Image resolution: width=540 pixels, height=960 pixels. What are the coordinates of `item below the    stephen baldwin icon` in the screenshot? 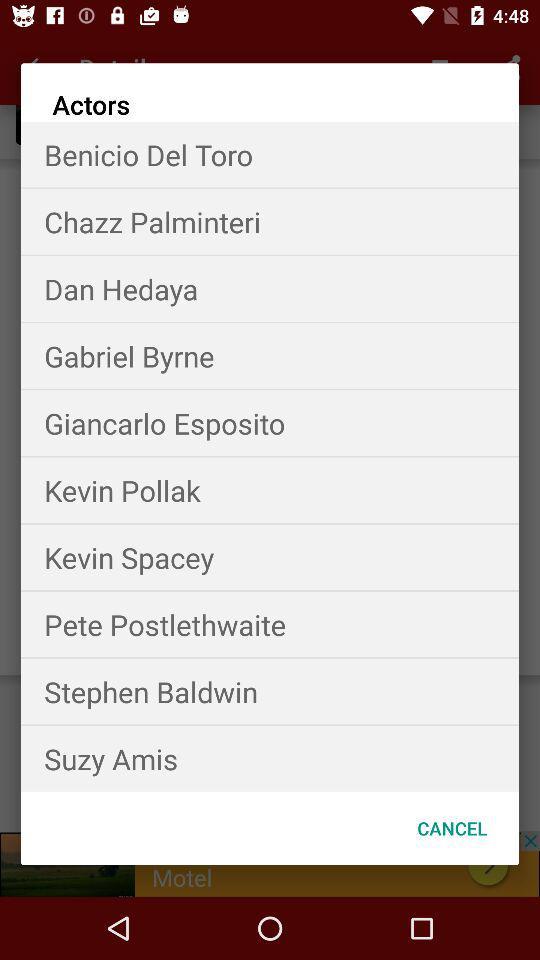 It's located at (270, 757).